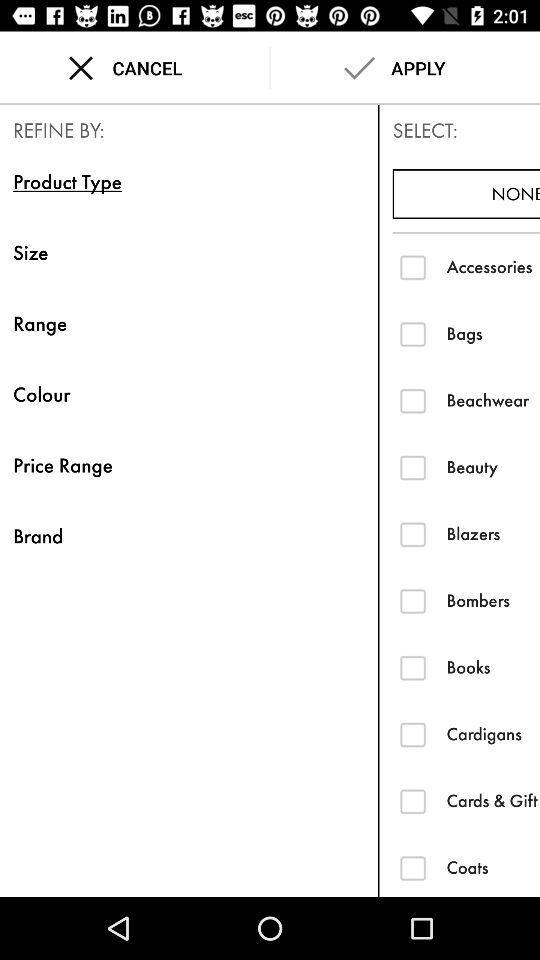 The image size is (540, 960). What do you see at coordinates (412, 467) in the screenshot?
I see `beauty` at bounding box center [412, 467].